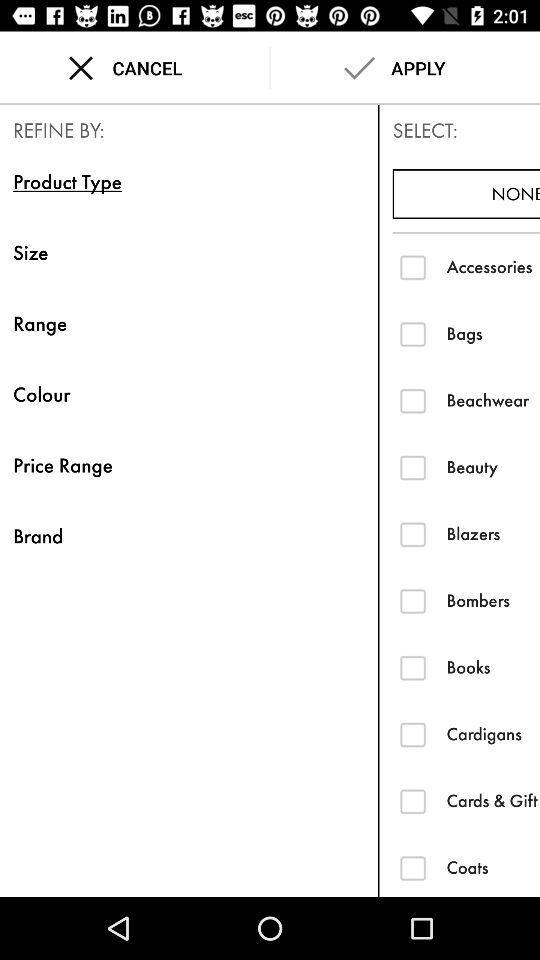 The image size is (540, 960). What do you see at coordinates (412, 467) in the screenshot?
I see `beauty` at bounding box center [412, 467].